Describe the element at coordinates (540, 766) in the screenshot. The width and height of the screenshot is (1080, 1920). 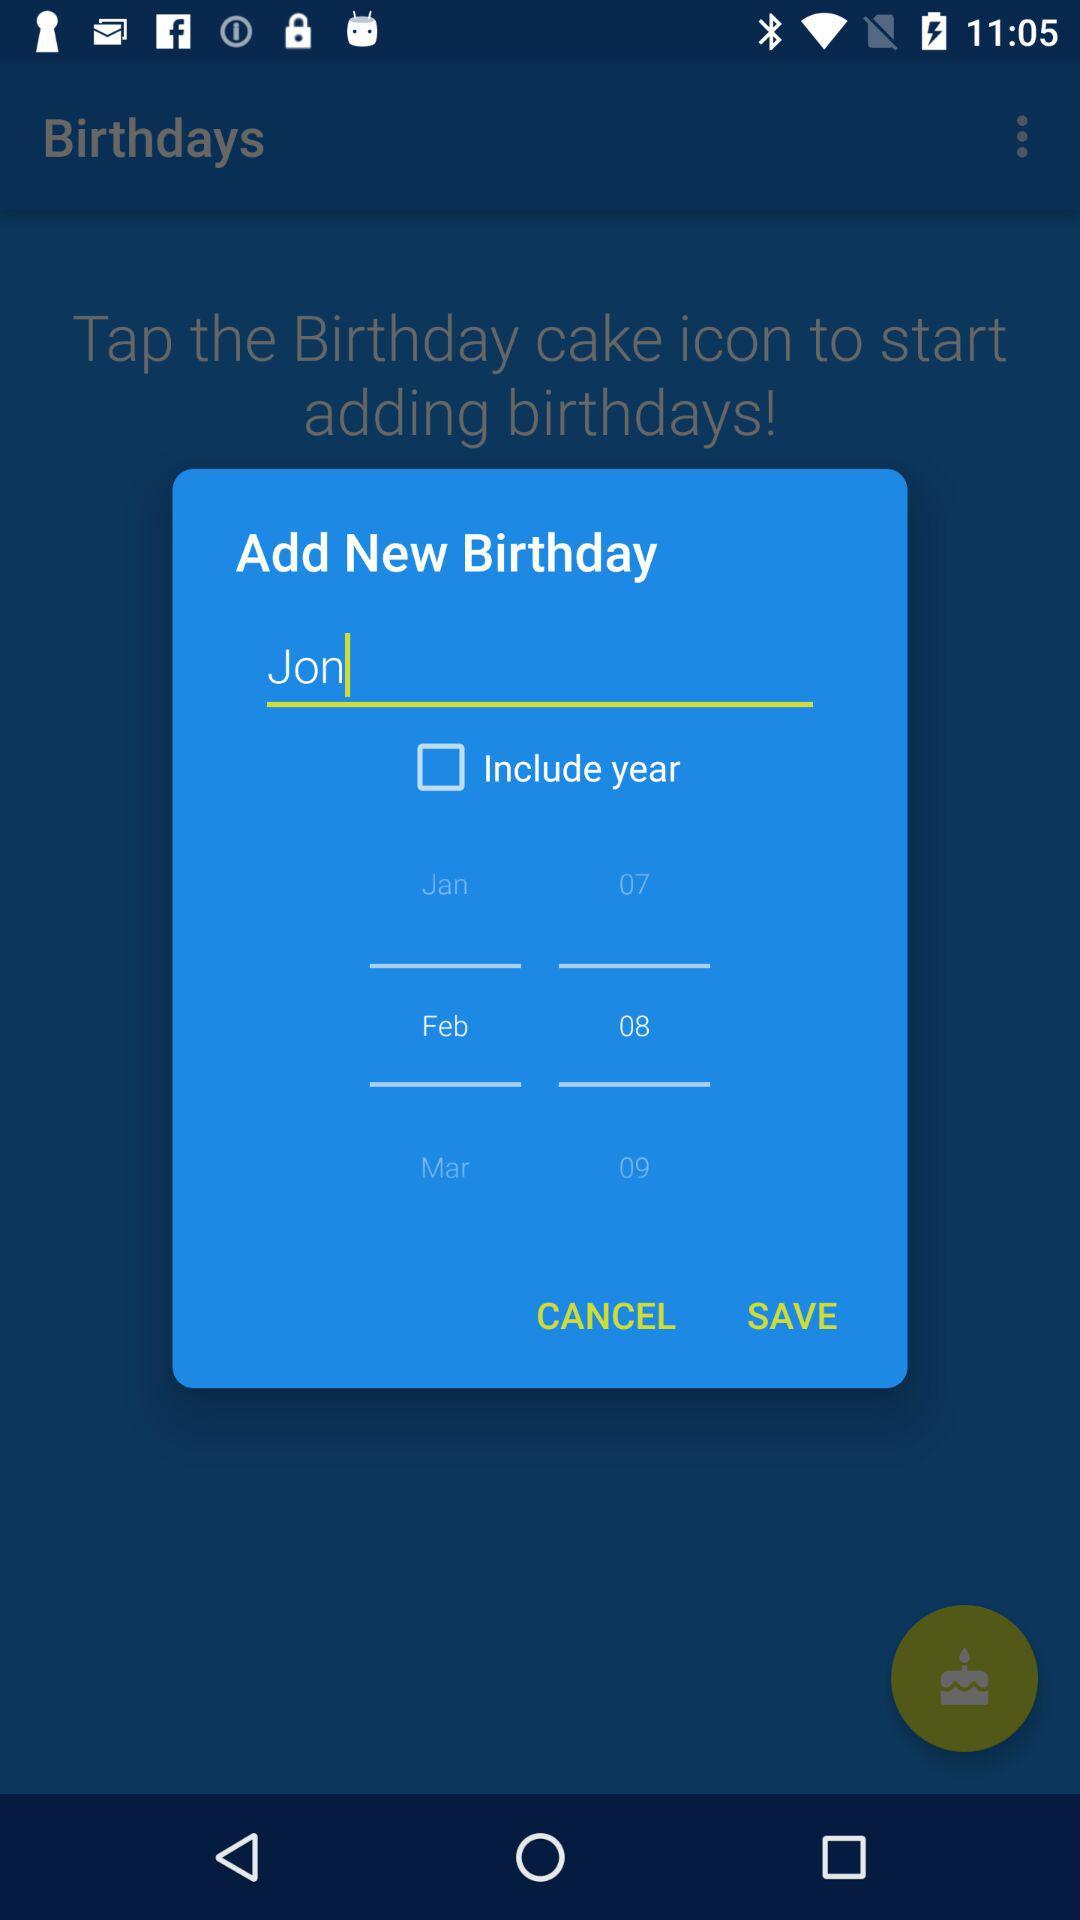
I see `the icon above the 08 item` at that location.